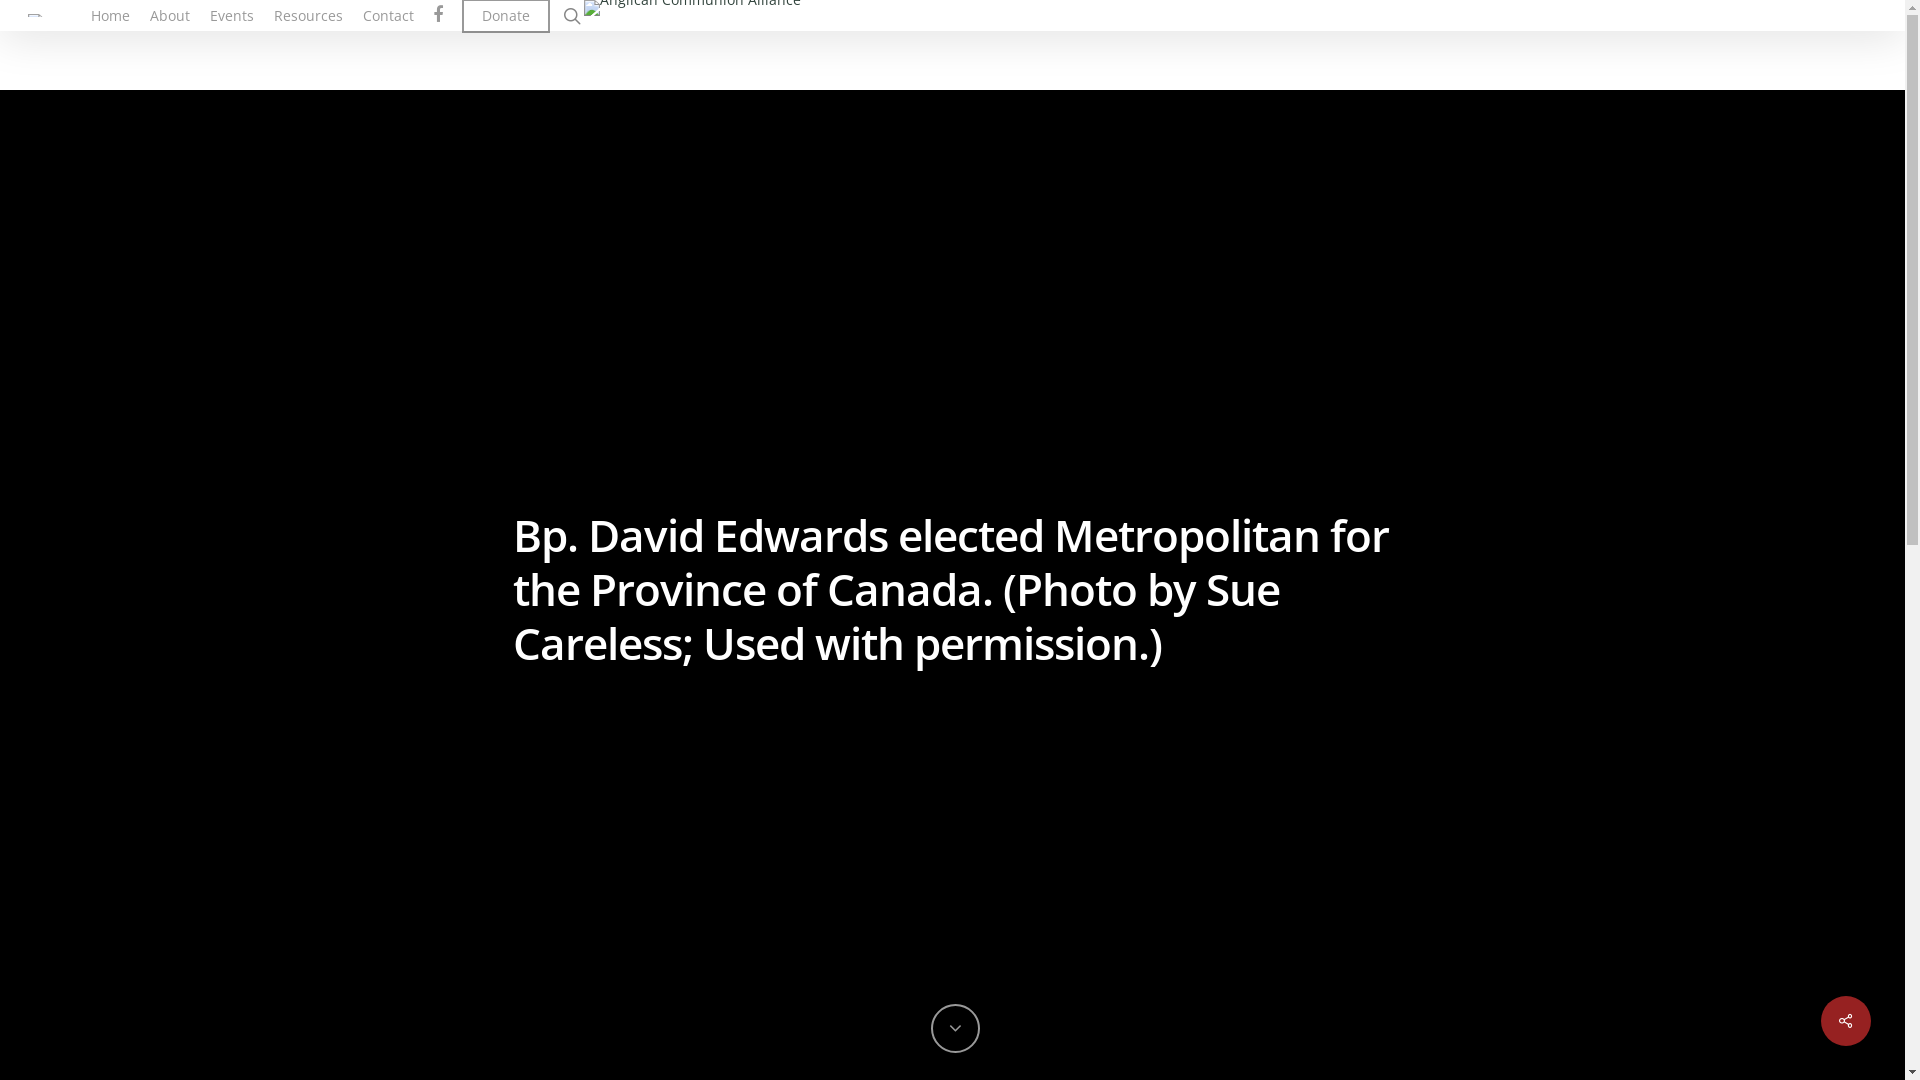 Image resolution: width=1920 pixels, height=1080 pixels. Describe the element at coordinates (307, 15) in the screenshot. I see `'Resources'` at that location.